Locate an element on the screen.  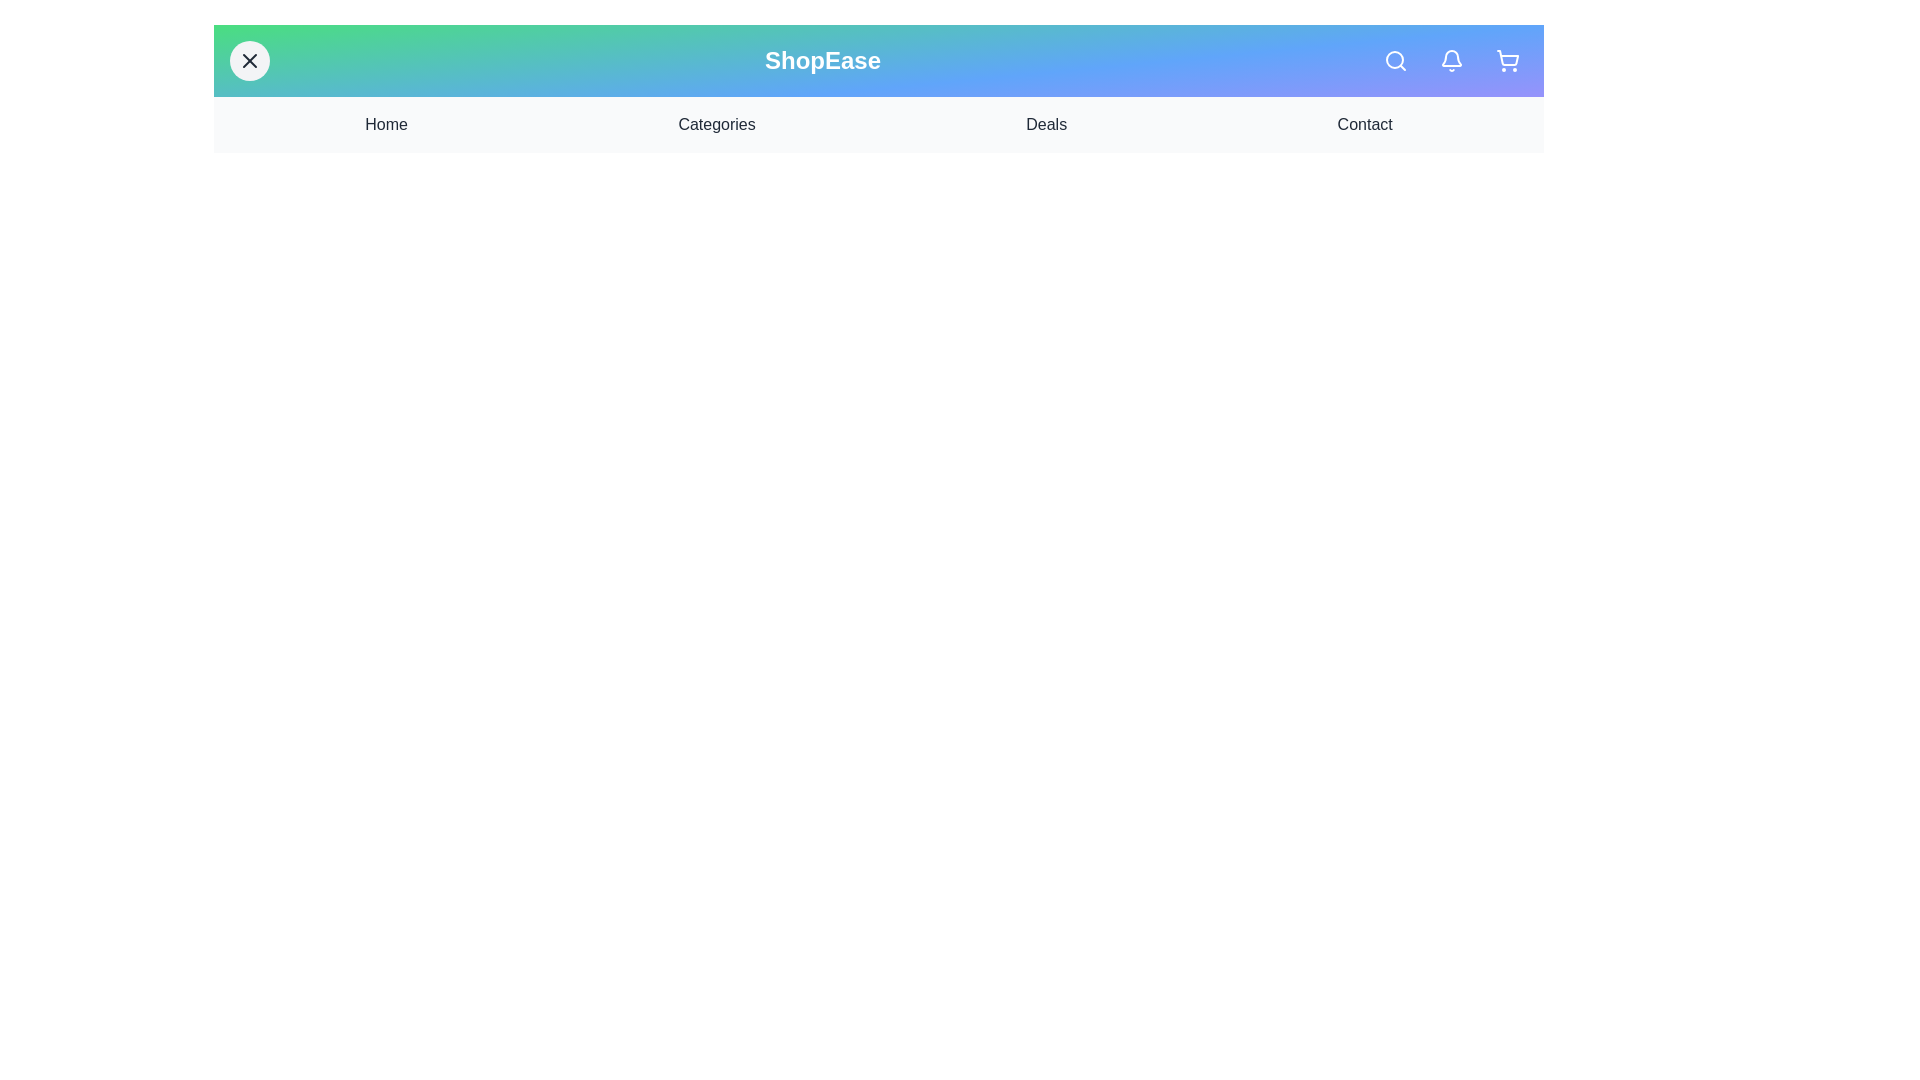
the navigation link Deals is located at coordinates (1045, 124).